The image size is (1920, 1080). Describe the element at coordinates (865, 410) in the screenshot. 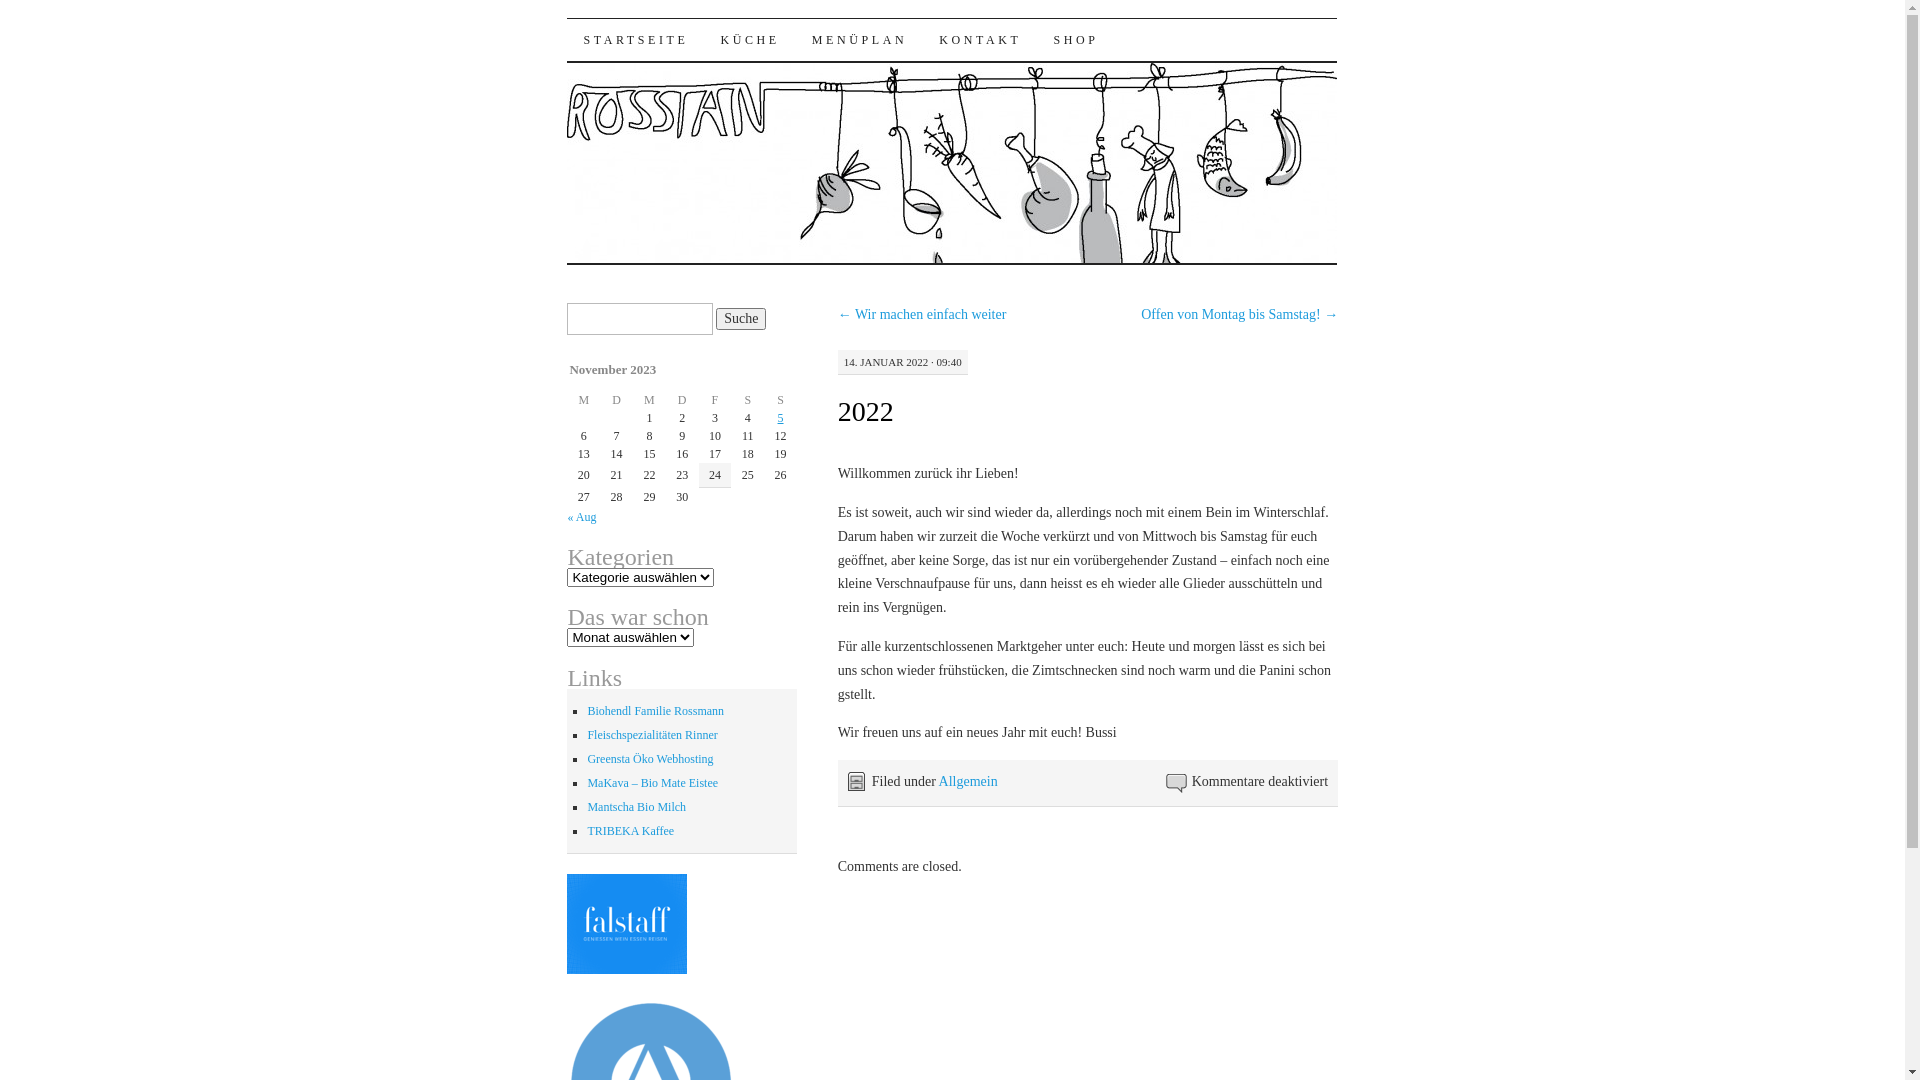

I see `'2022'` at that location.